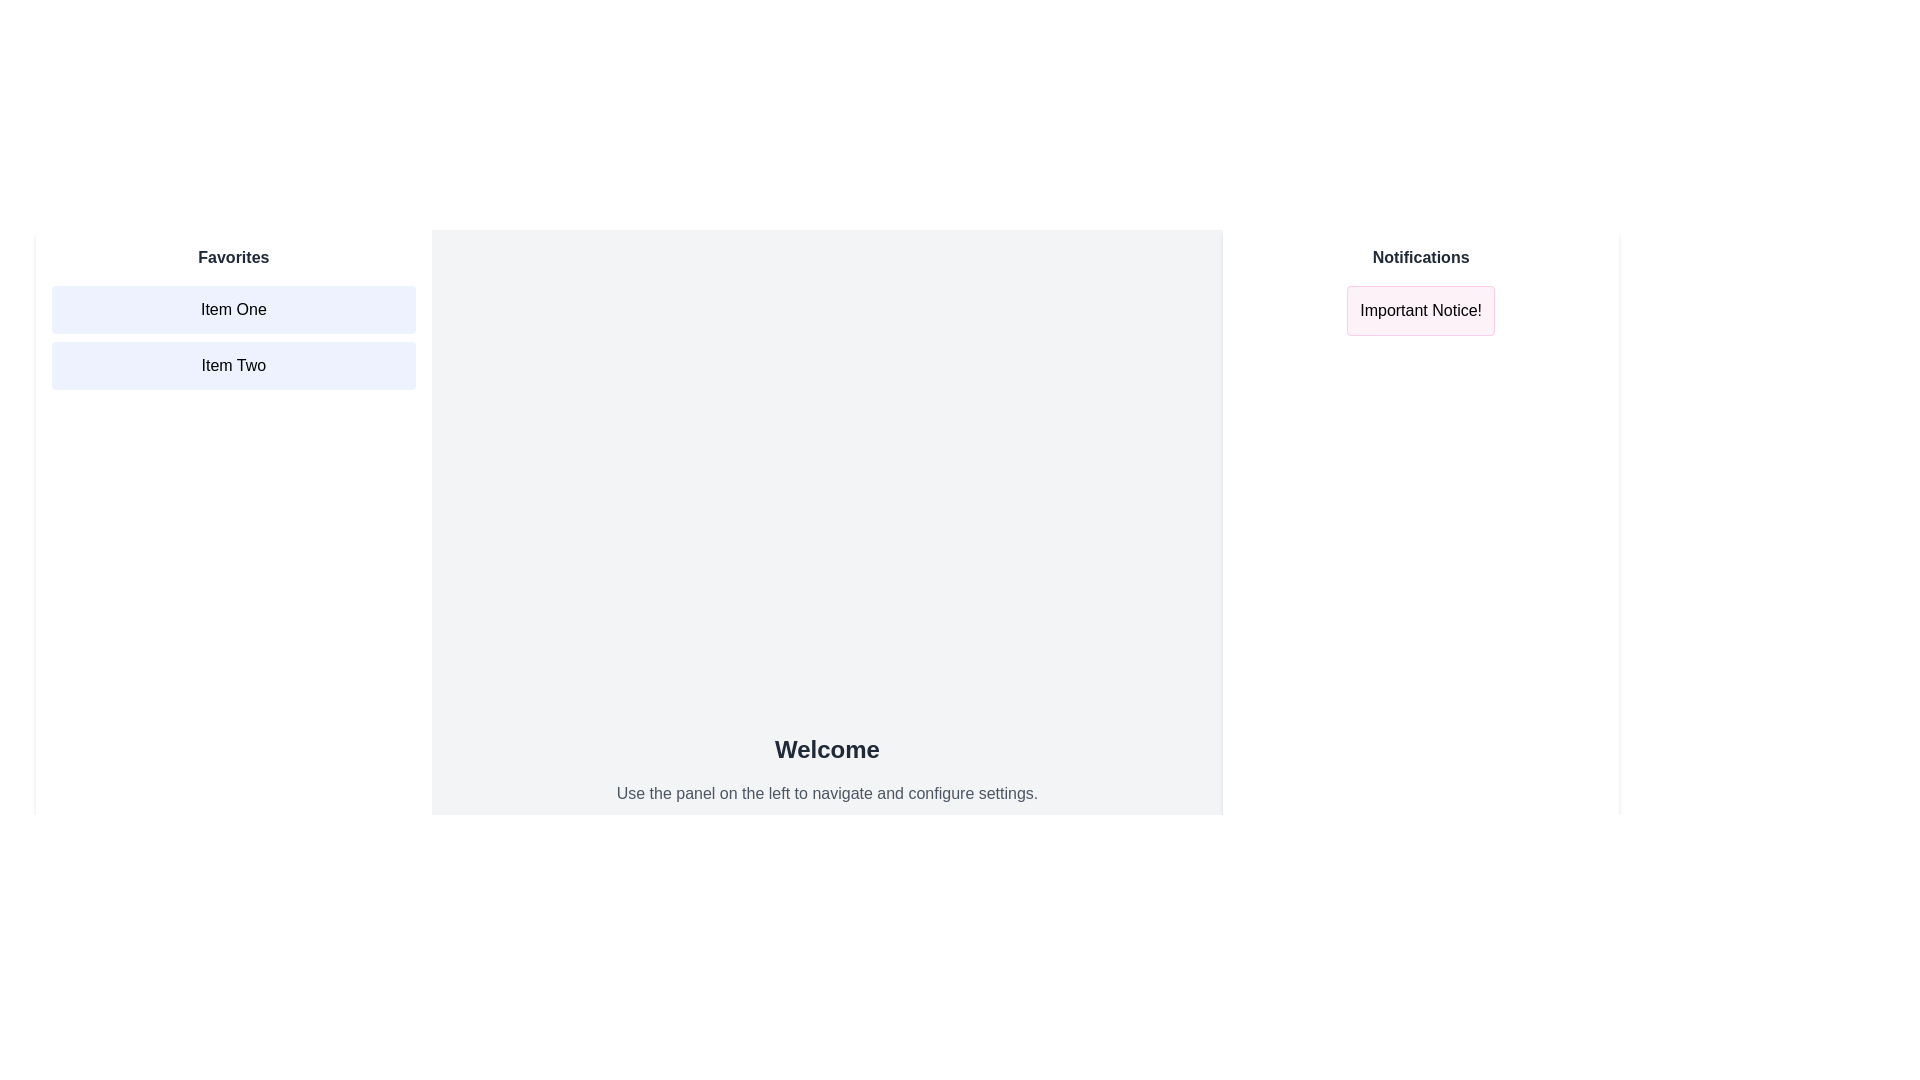 The width and height of the screenshot is (1920, 1080). Describe the element at coordinates (827, 749) in the screenshot. I see `header text that welcomes the user to the application, positioned centrally above the navigation instructions text` at that location.